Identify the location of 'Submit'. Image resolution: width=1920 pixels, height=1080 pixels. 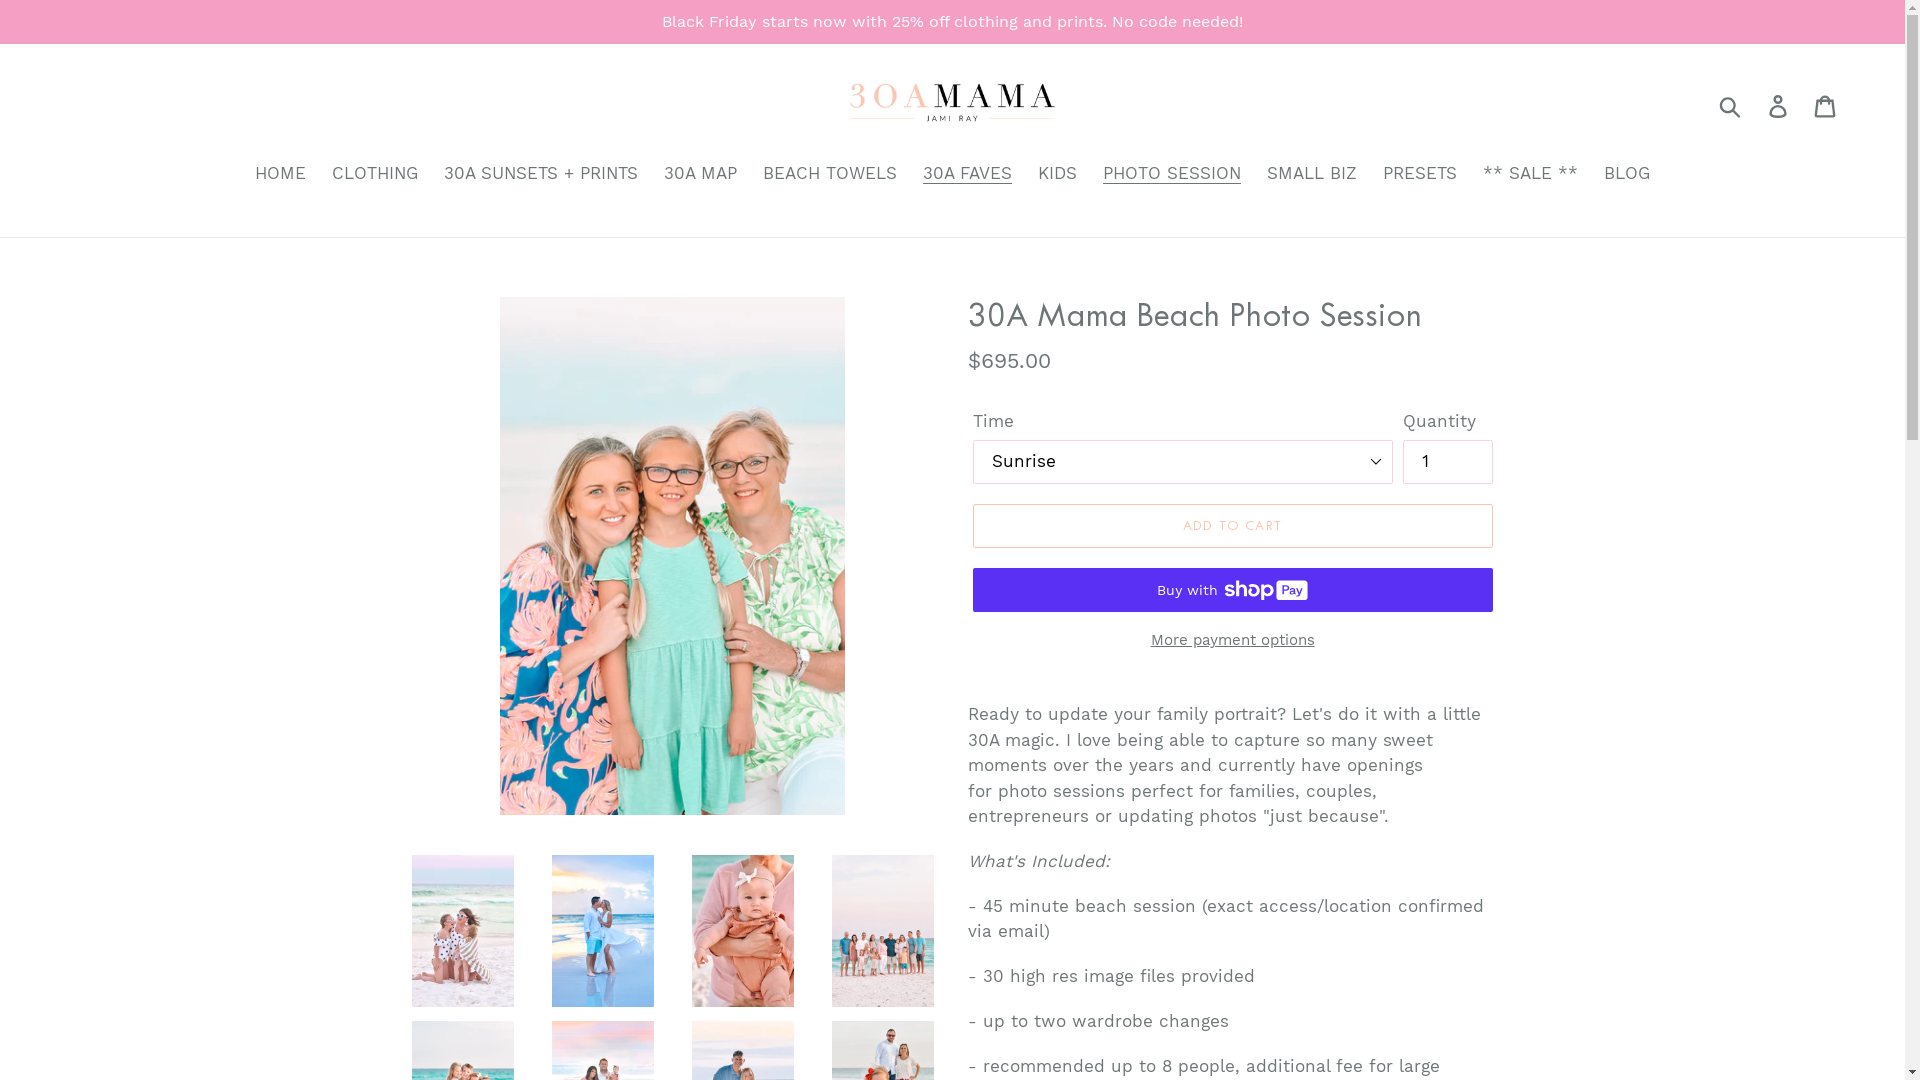
(1730, 104).